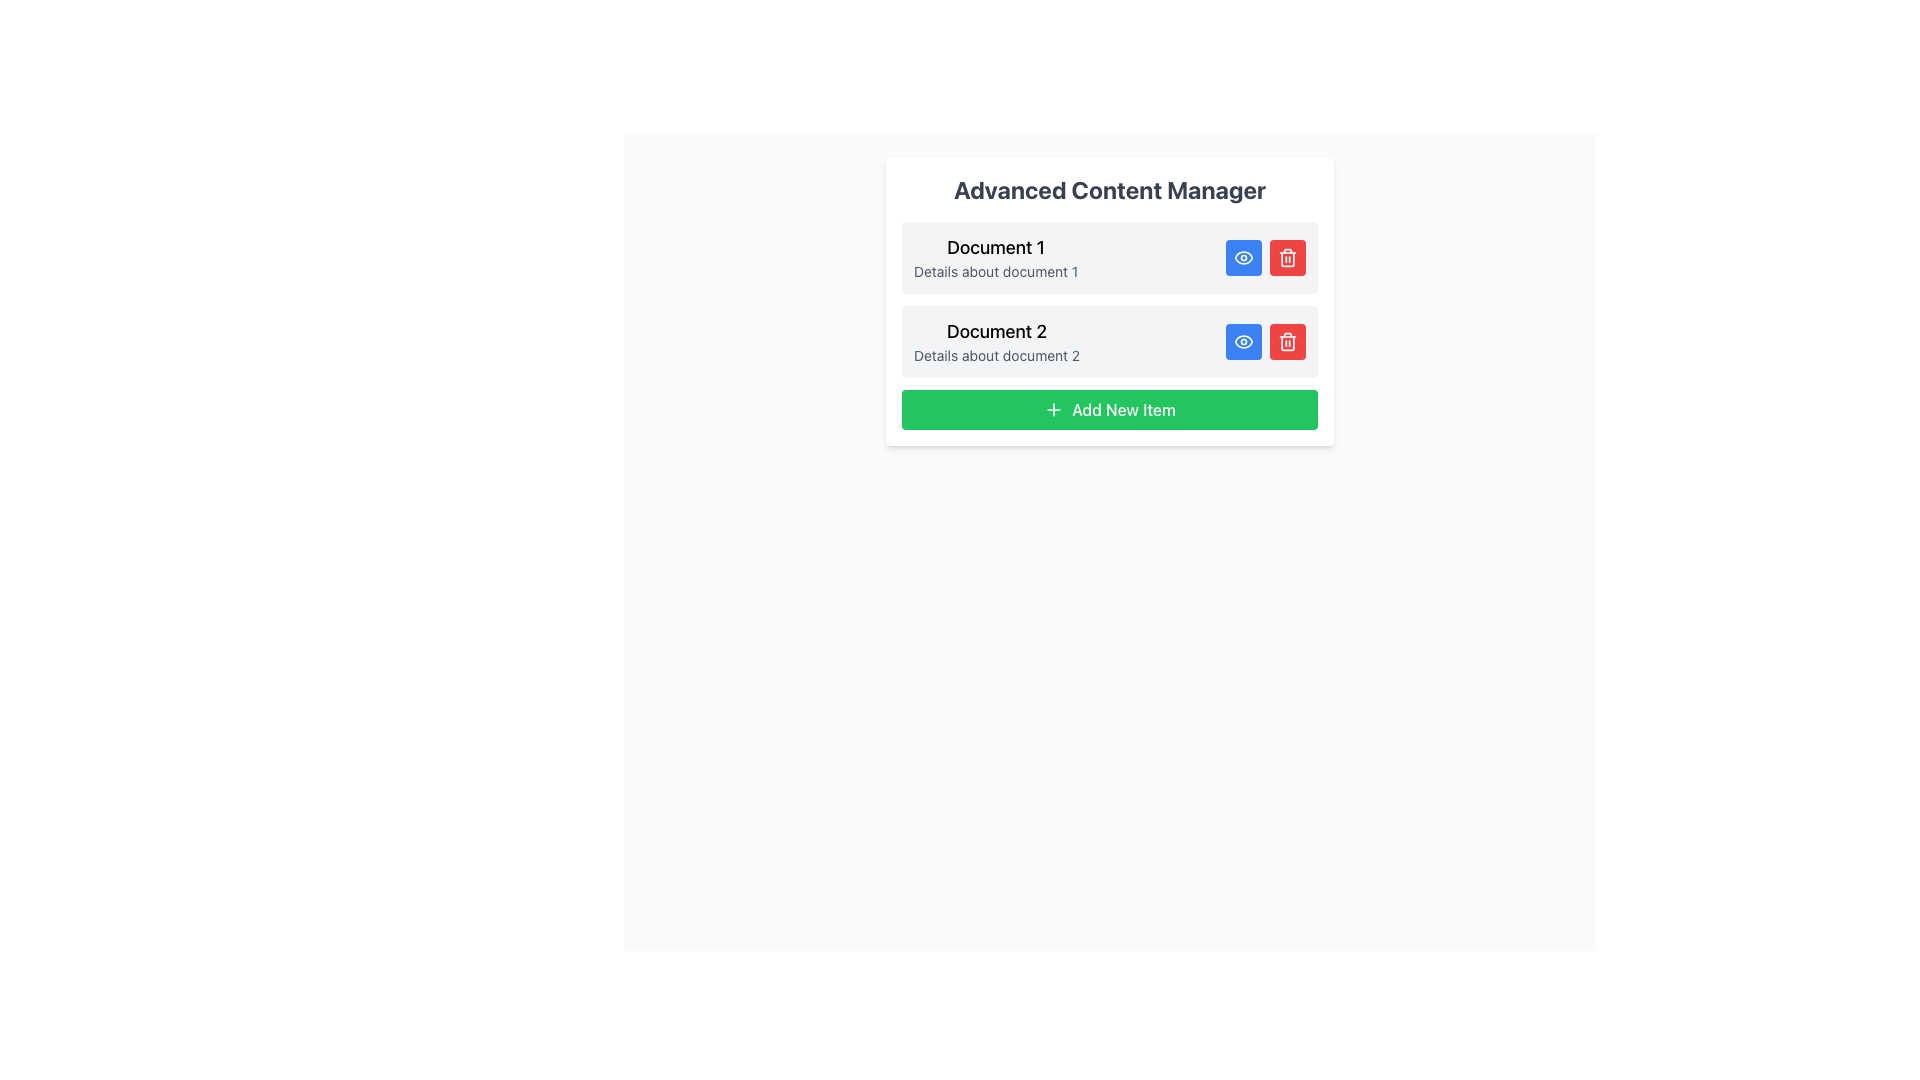 This screenshot has width=1920, height=1080. I want to click on the descriptive subtitle text label located below the title 'Document 1', which provides additional details about 'Document 1', so click(996, 272).